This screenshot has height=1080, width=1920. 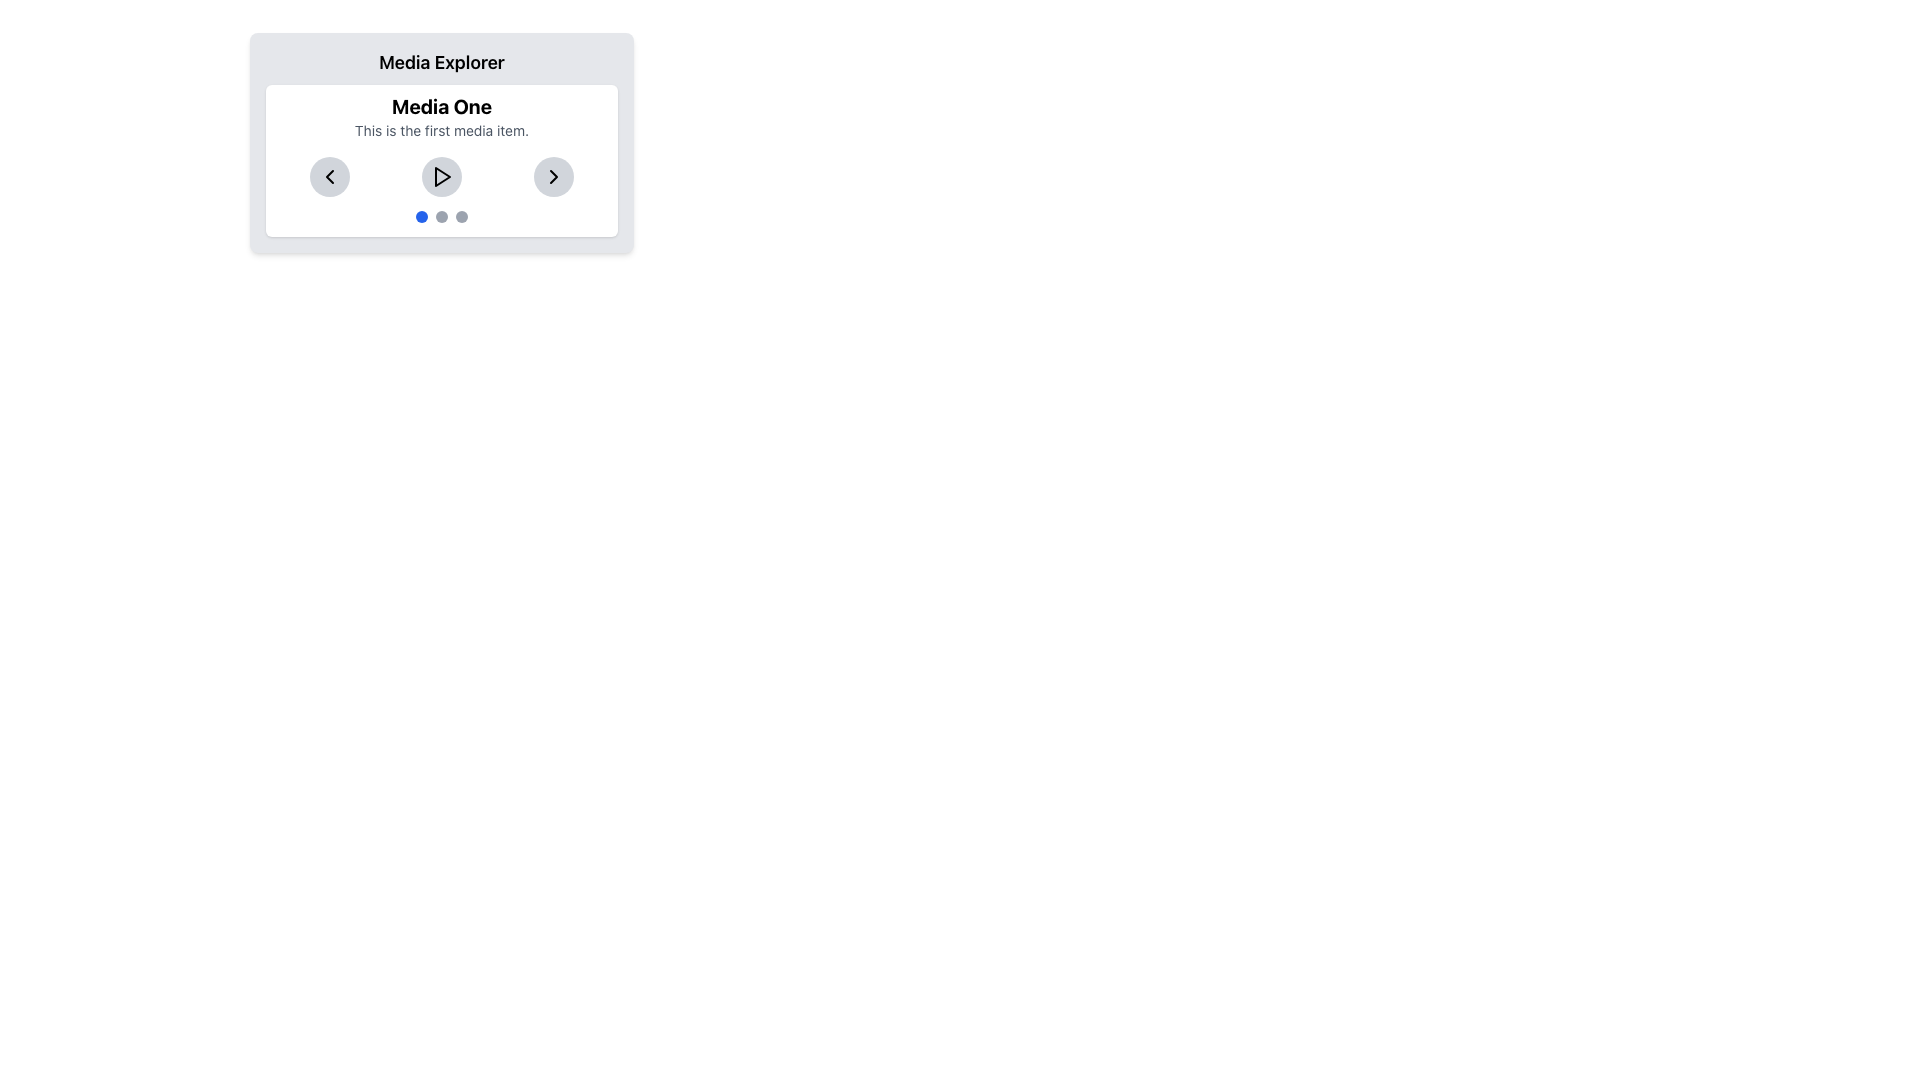 What do you see at coordinates (440, 116) in the screenshot?
I see `text from the 'Media One' text block, which includes a bold title and a smaller description within a card-like component` at bounding box center [440, 116].